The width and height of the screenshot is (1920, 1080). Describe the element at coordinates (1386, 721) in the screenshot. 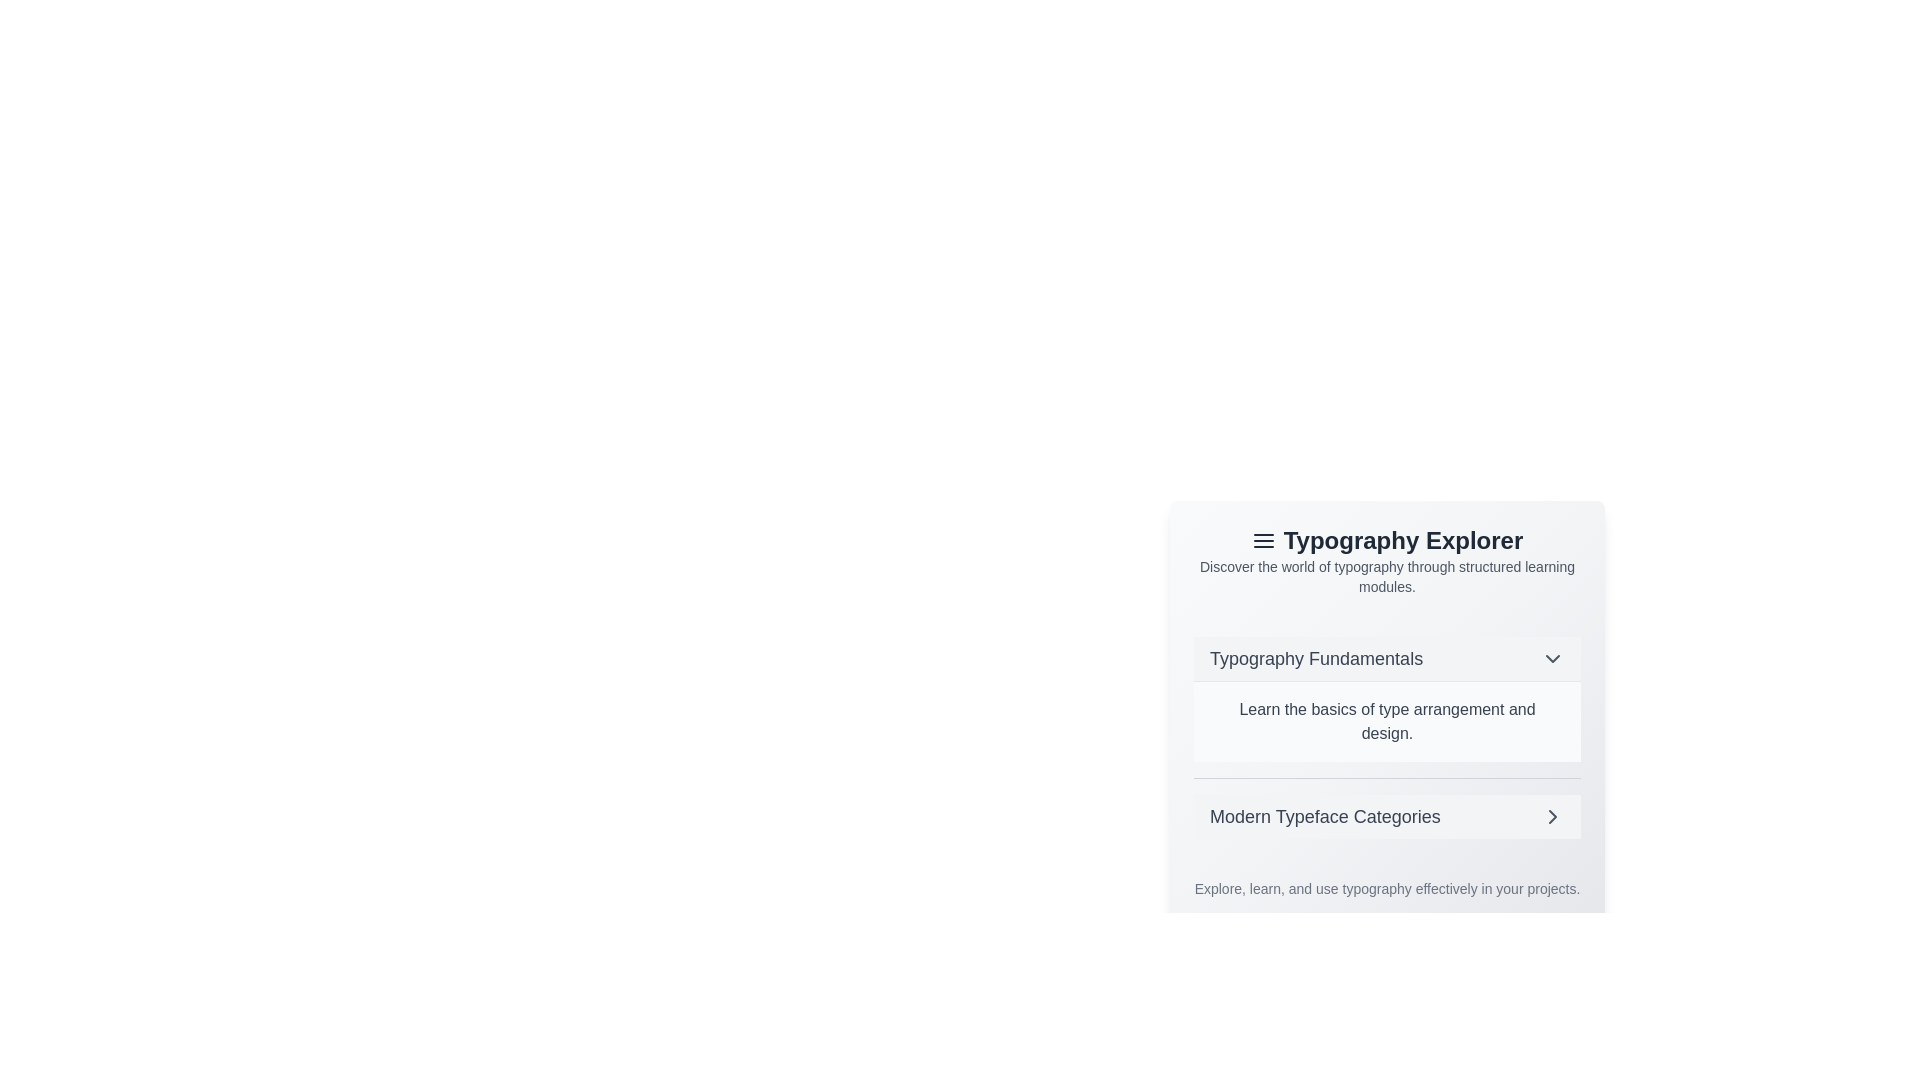

I see `the text block that says 'Learn the basics of type arrangement and design.' located beneath the 'Typography Fundamentals' section in the 'Typography Explorer' panel` at that location.